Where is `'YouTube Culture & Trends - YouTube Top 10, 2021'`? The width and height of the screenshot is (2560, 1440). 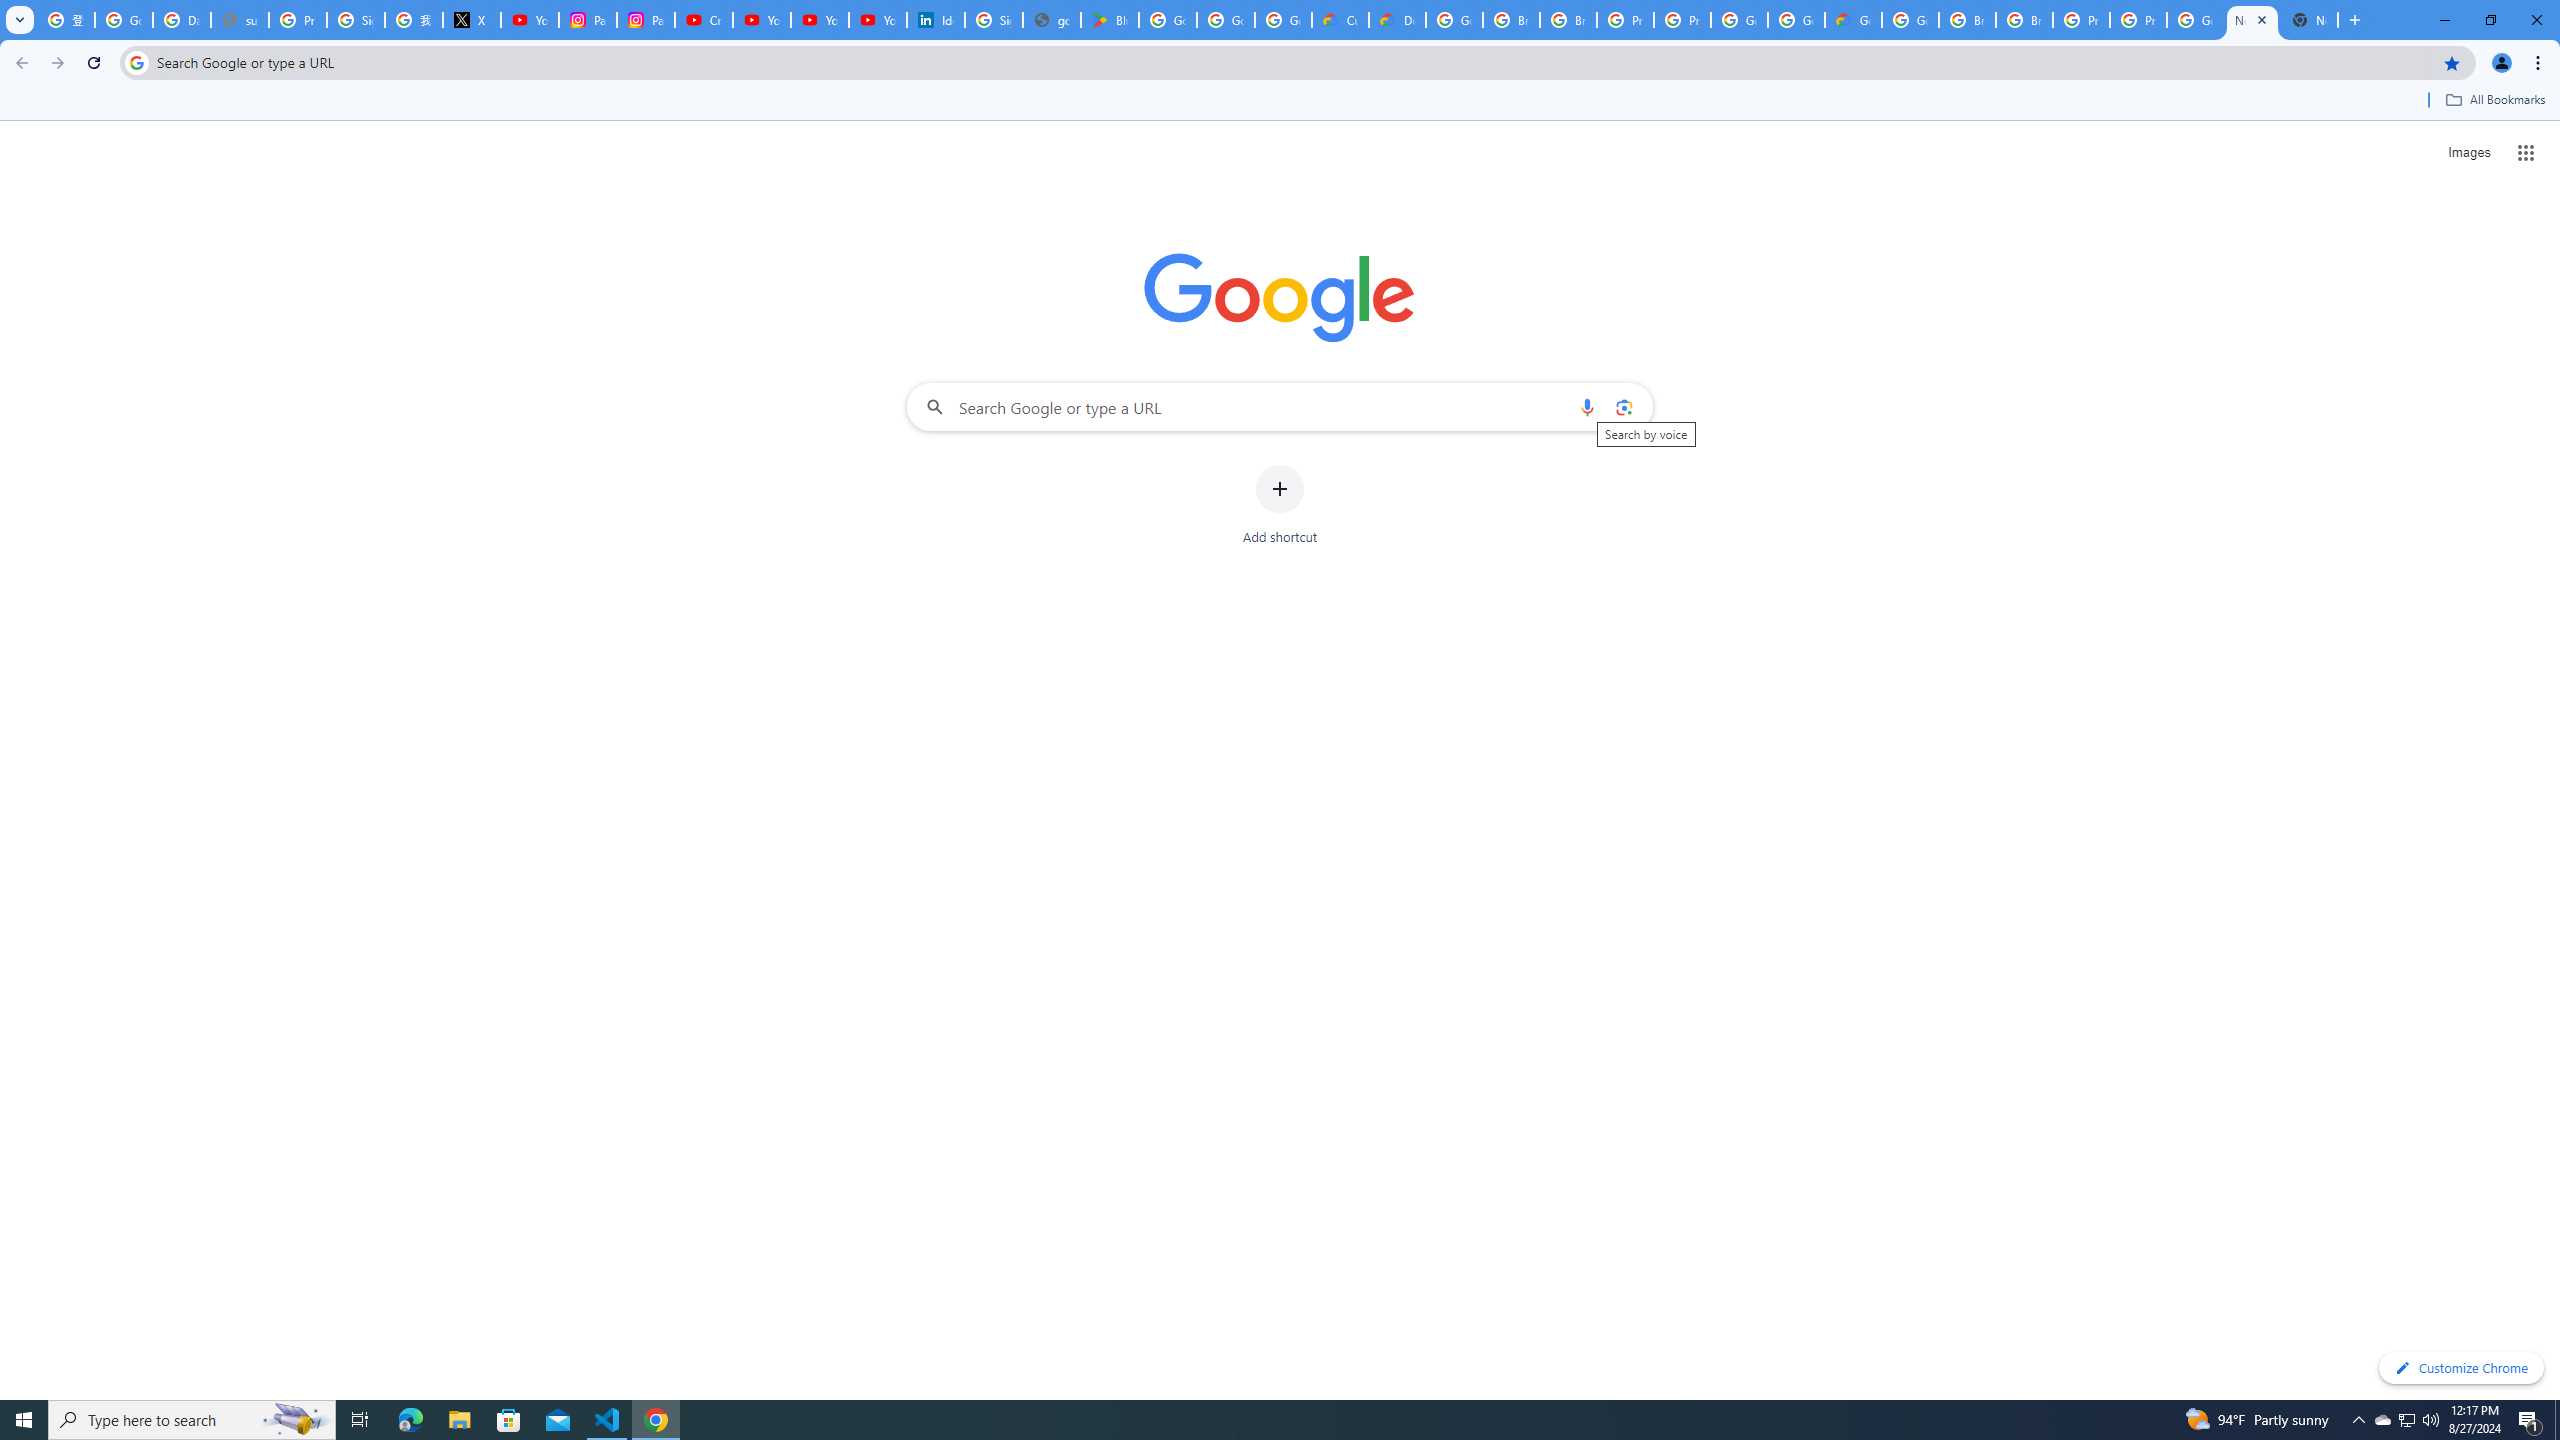 'YouTube Culture & Trends - YouTube Top 10, 2021' is located at coordinates (877, 19).